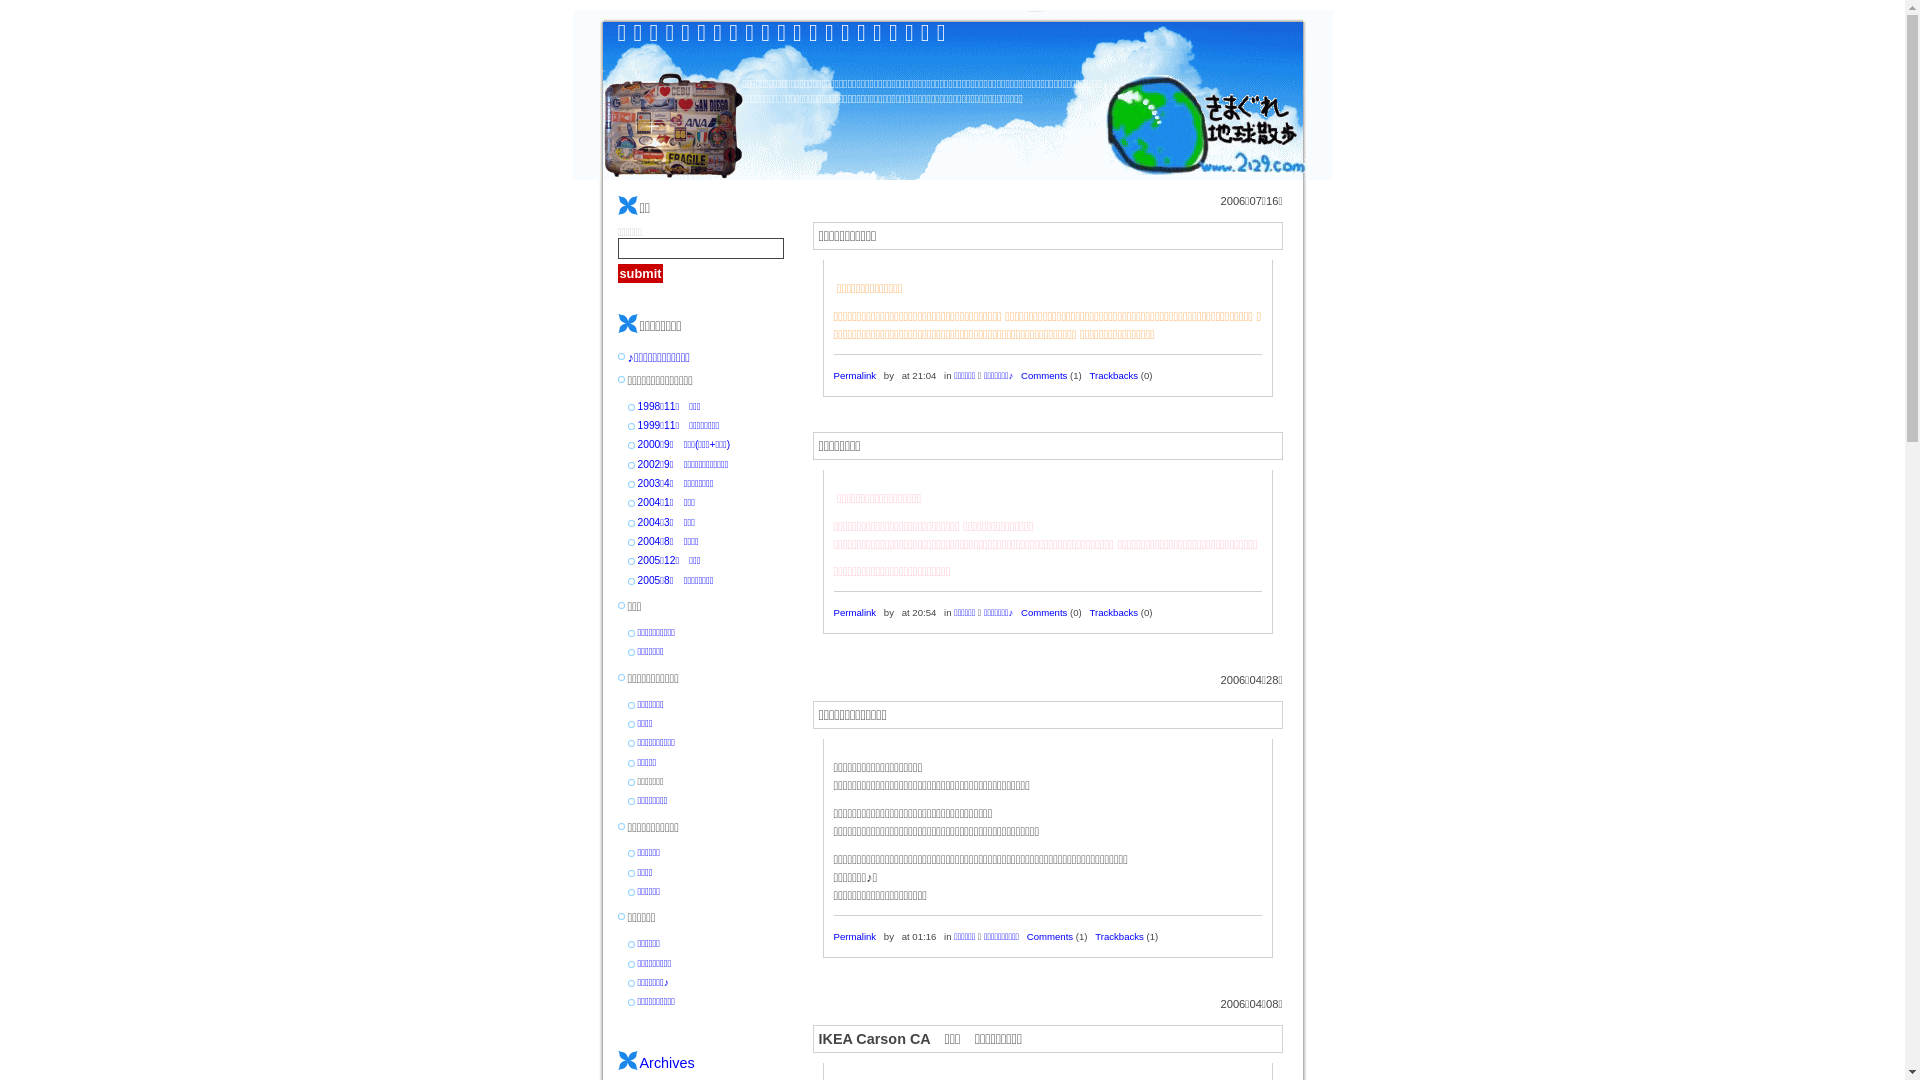 Image resolution: width=1920 pixels, height=1080 pixels. Describe the element at coordinates (1042, 375) in the screenshot. I see `'Comments'` at that location.